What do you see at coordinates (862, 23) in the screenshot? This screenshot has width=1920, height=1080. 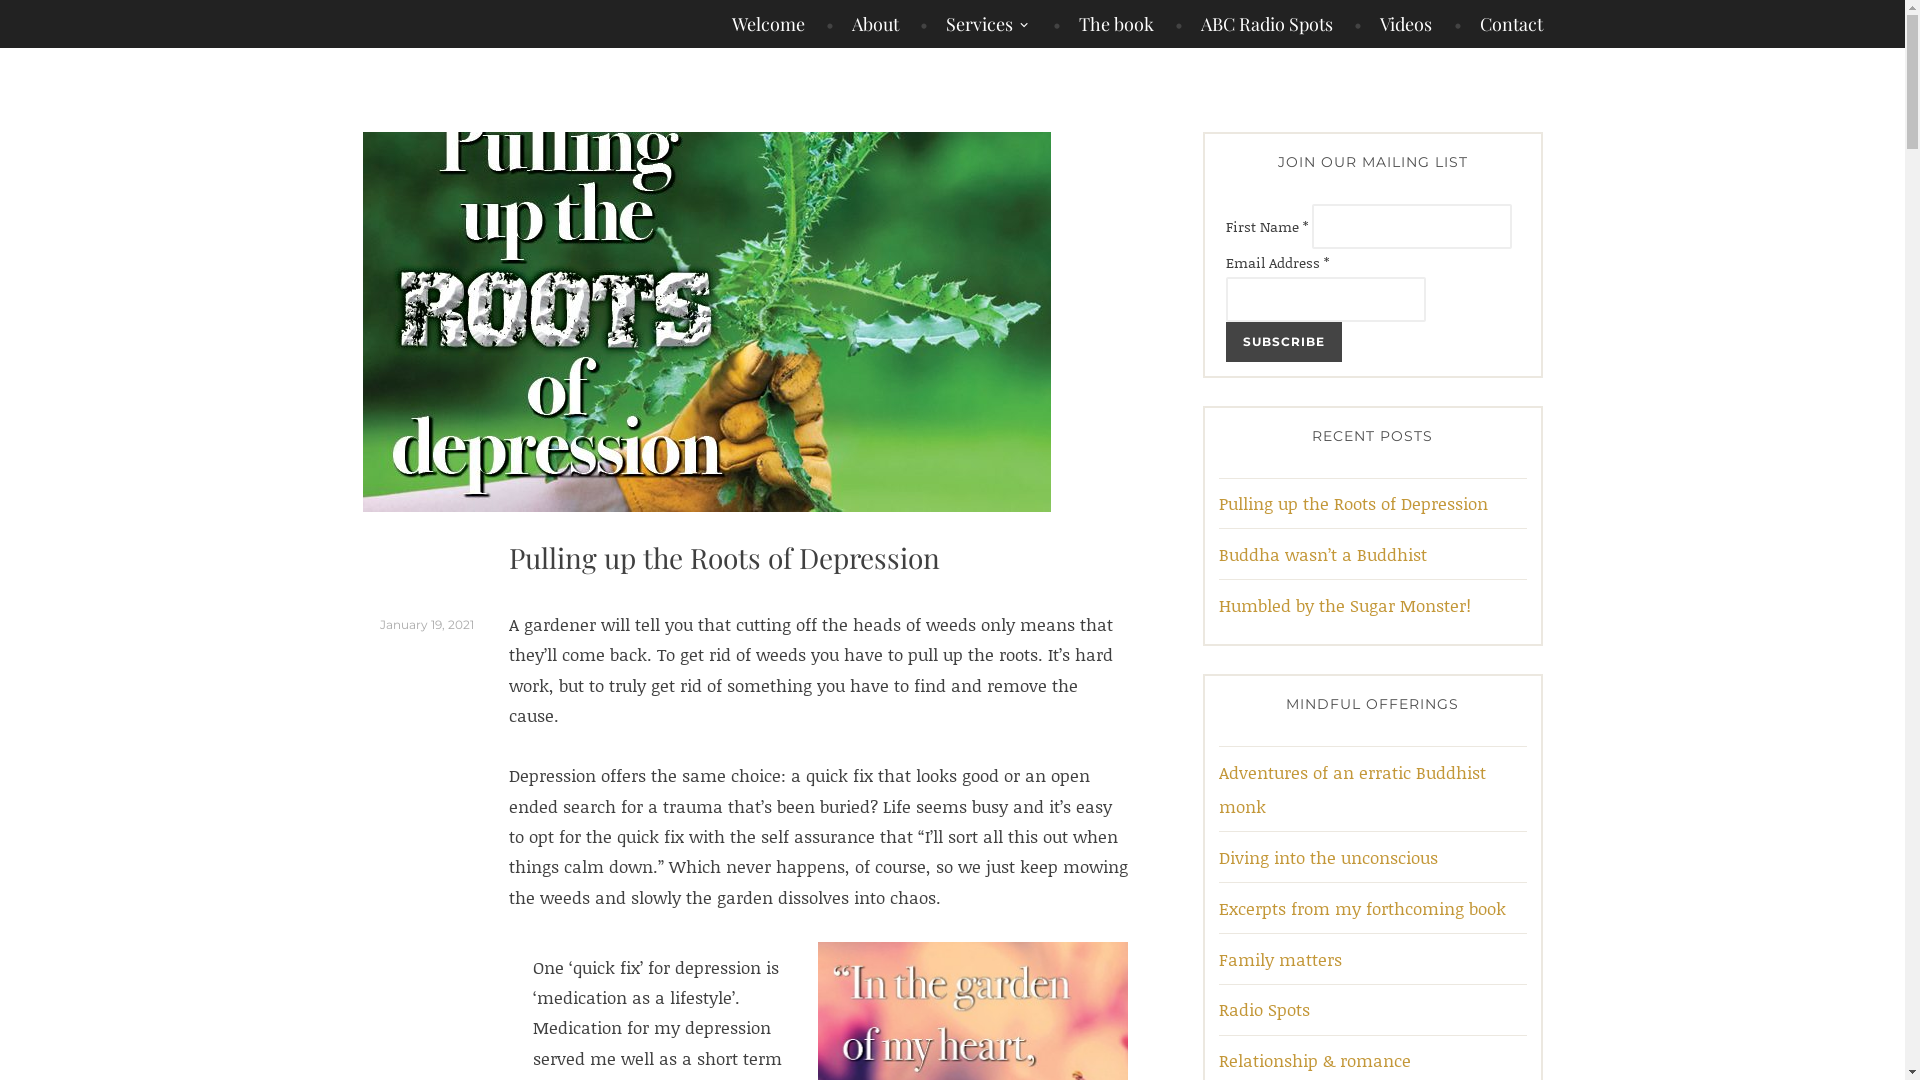 I see `'About'` at bounding box center [862, 23].